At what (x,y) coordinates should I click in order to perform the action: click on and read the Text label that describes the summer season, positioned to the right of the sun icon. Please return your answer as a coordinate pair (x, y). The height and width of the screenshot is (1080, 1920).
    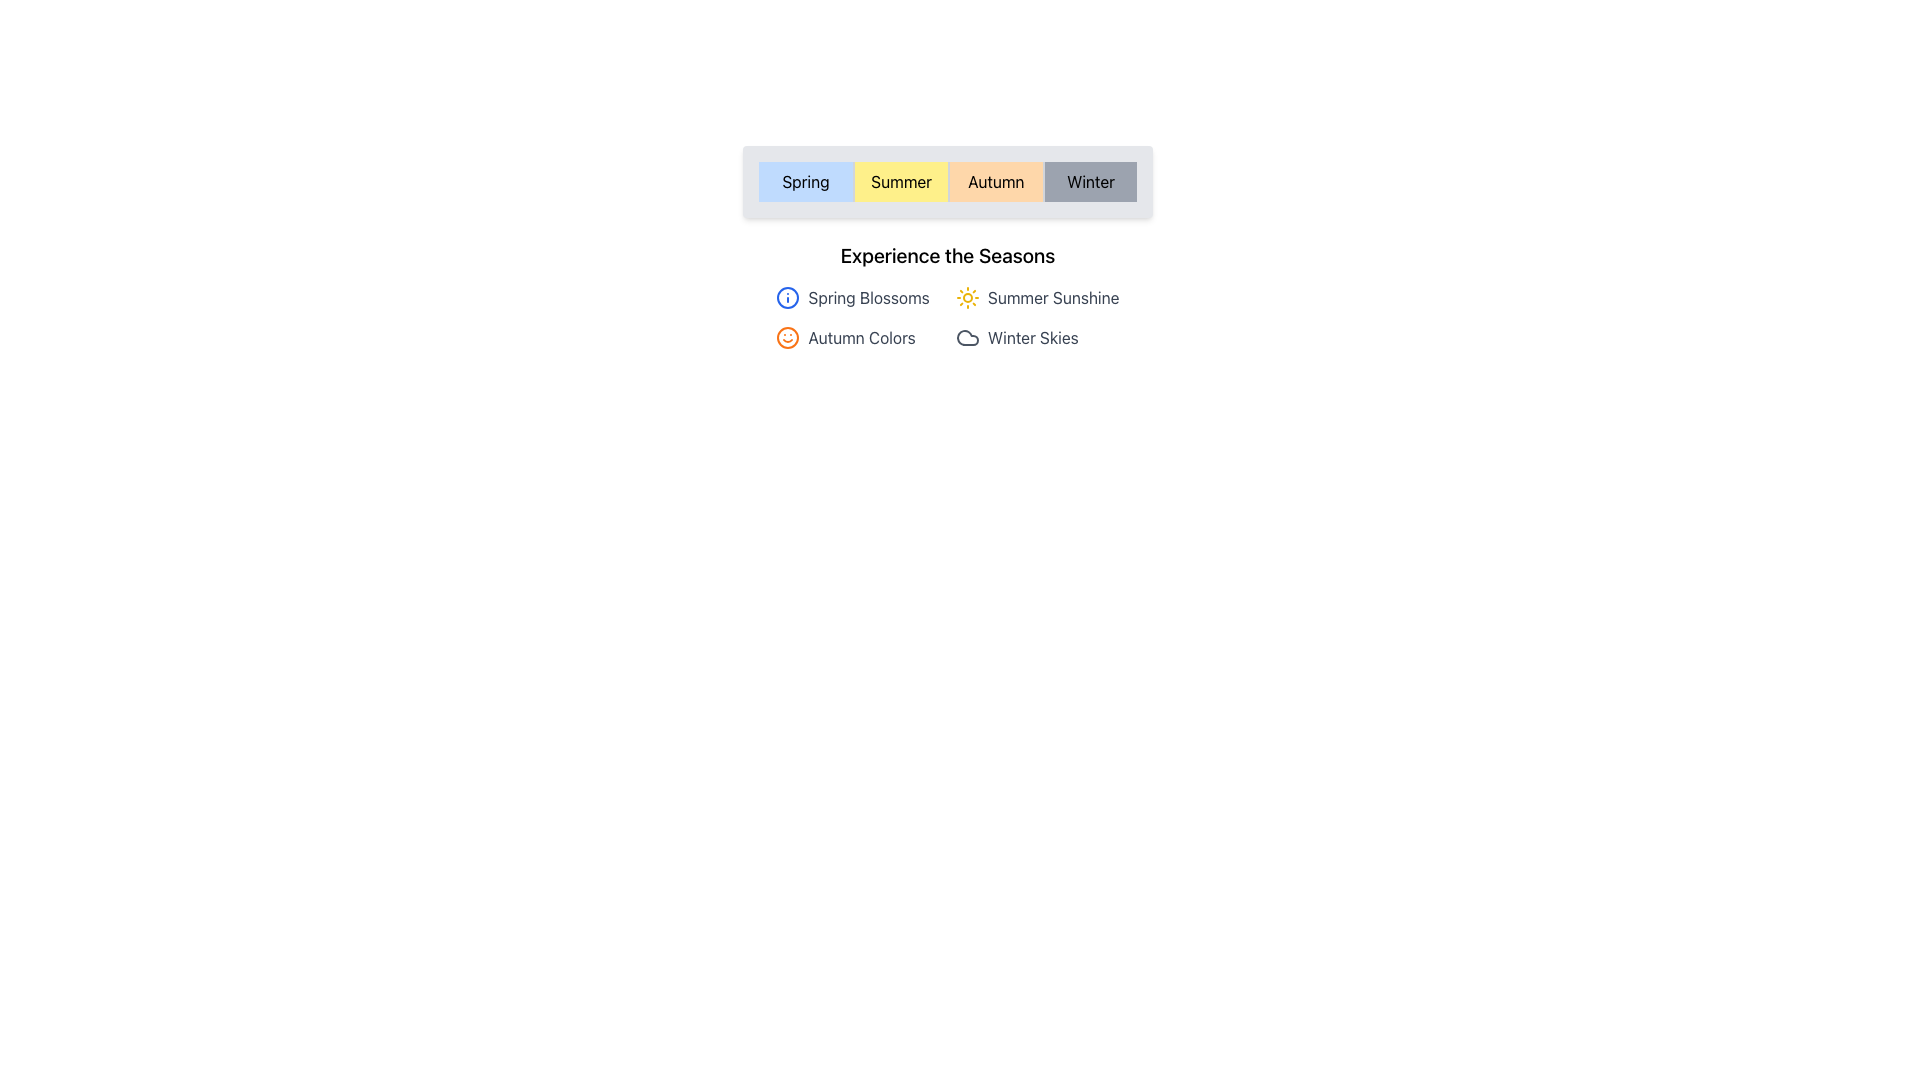
    Looking at the image, I should click on (1052, 297).